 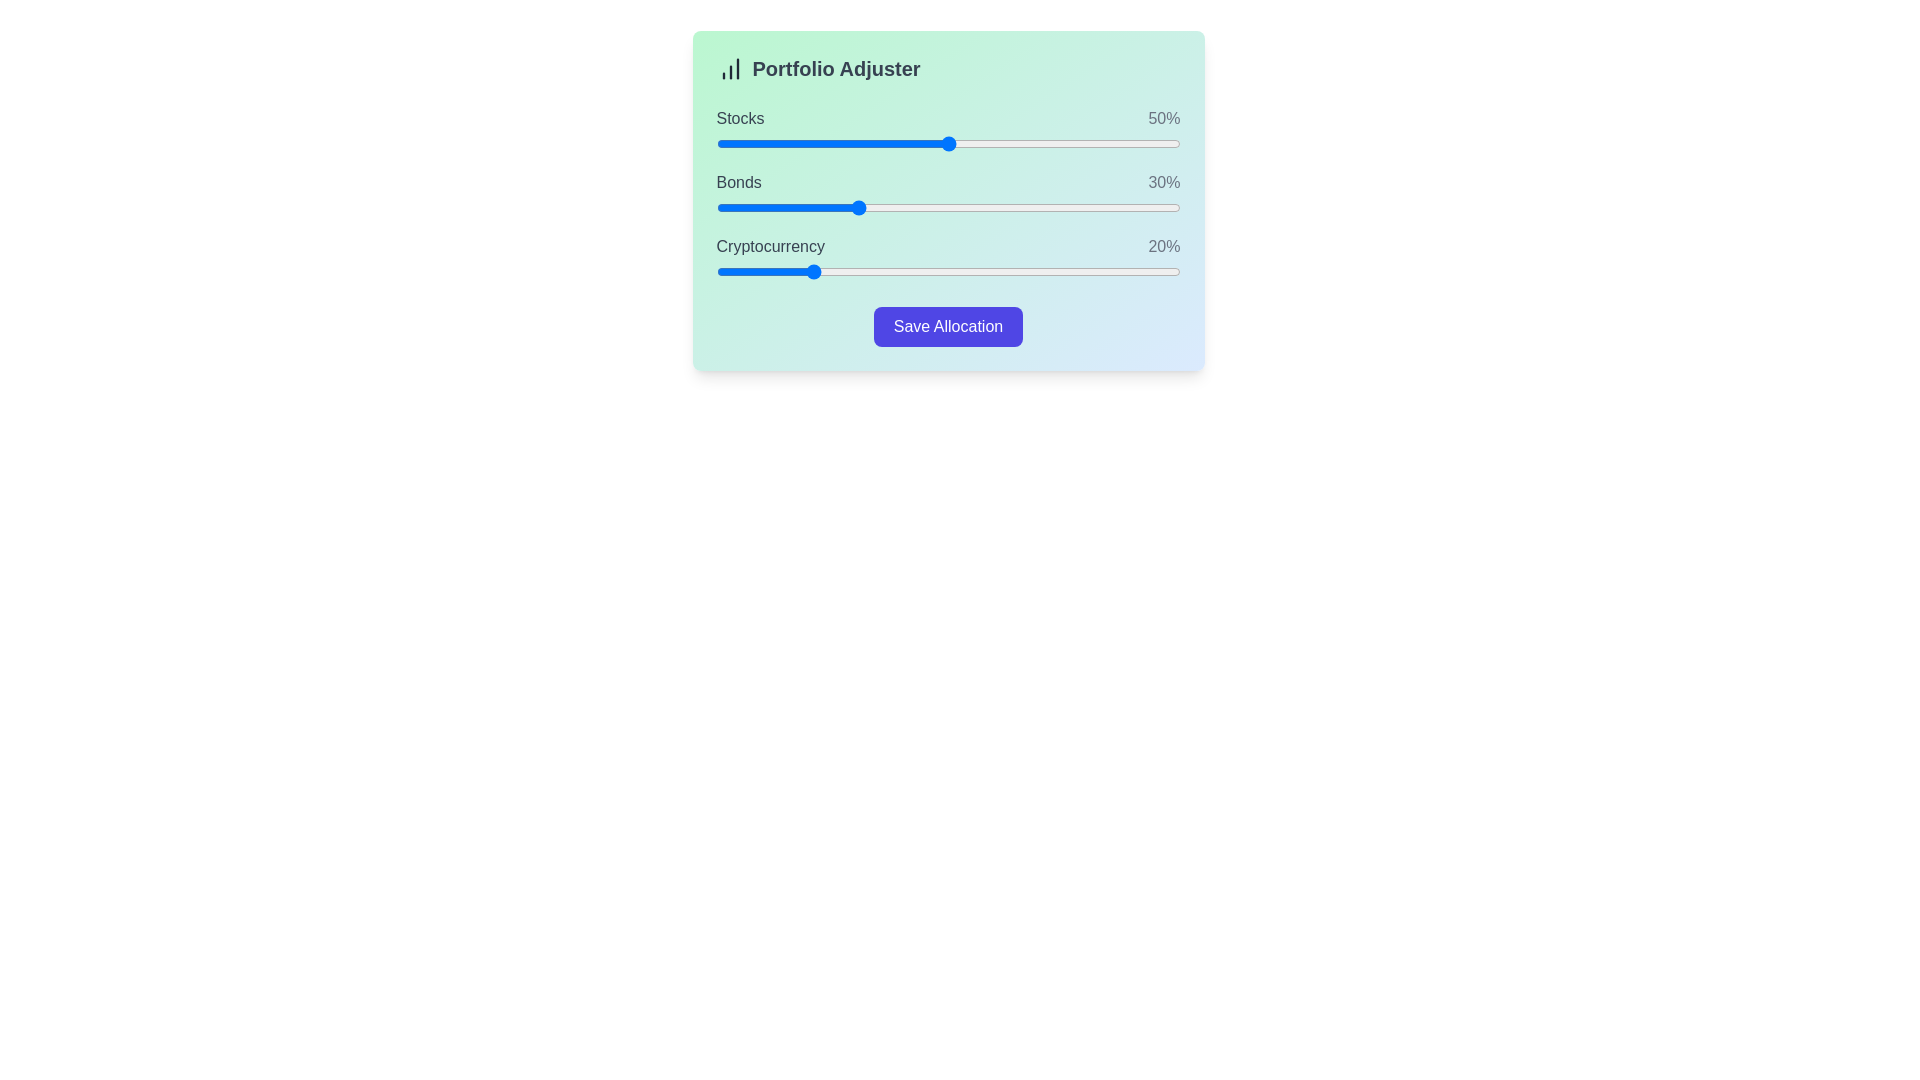 I want to click on the 'Cryptocurrency' slider to set its value to 97, so click(x=1166, y=272).